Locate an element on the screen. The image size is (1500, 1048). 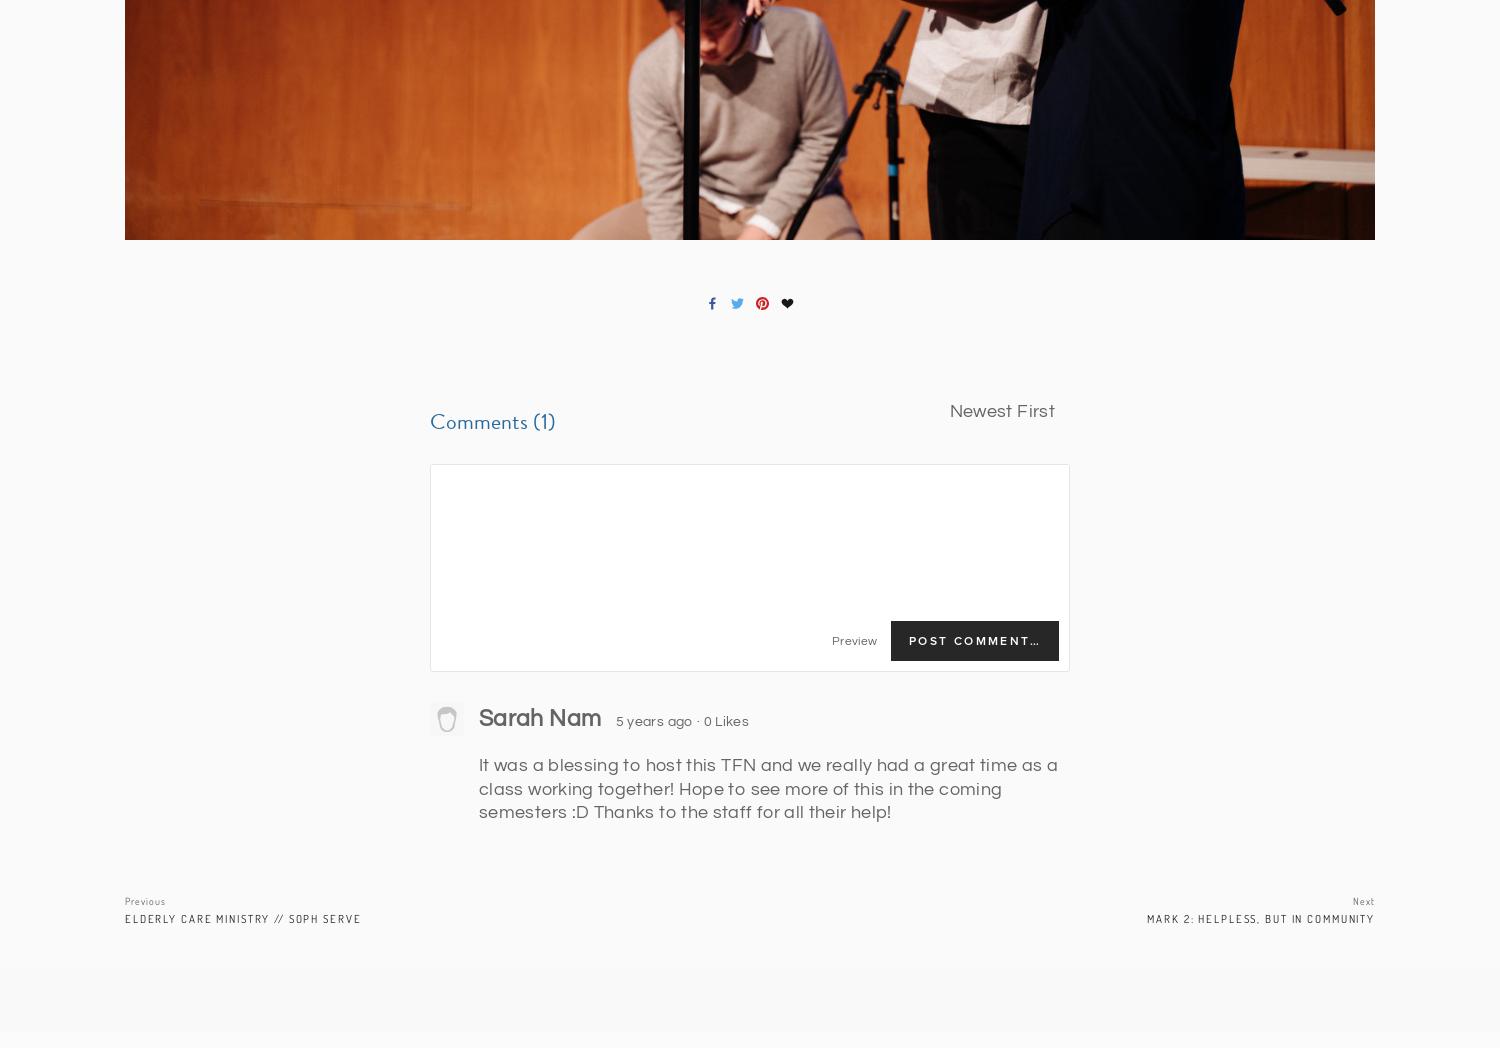
'Newest First' is located at coordinates (1002, 411).